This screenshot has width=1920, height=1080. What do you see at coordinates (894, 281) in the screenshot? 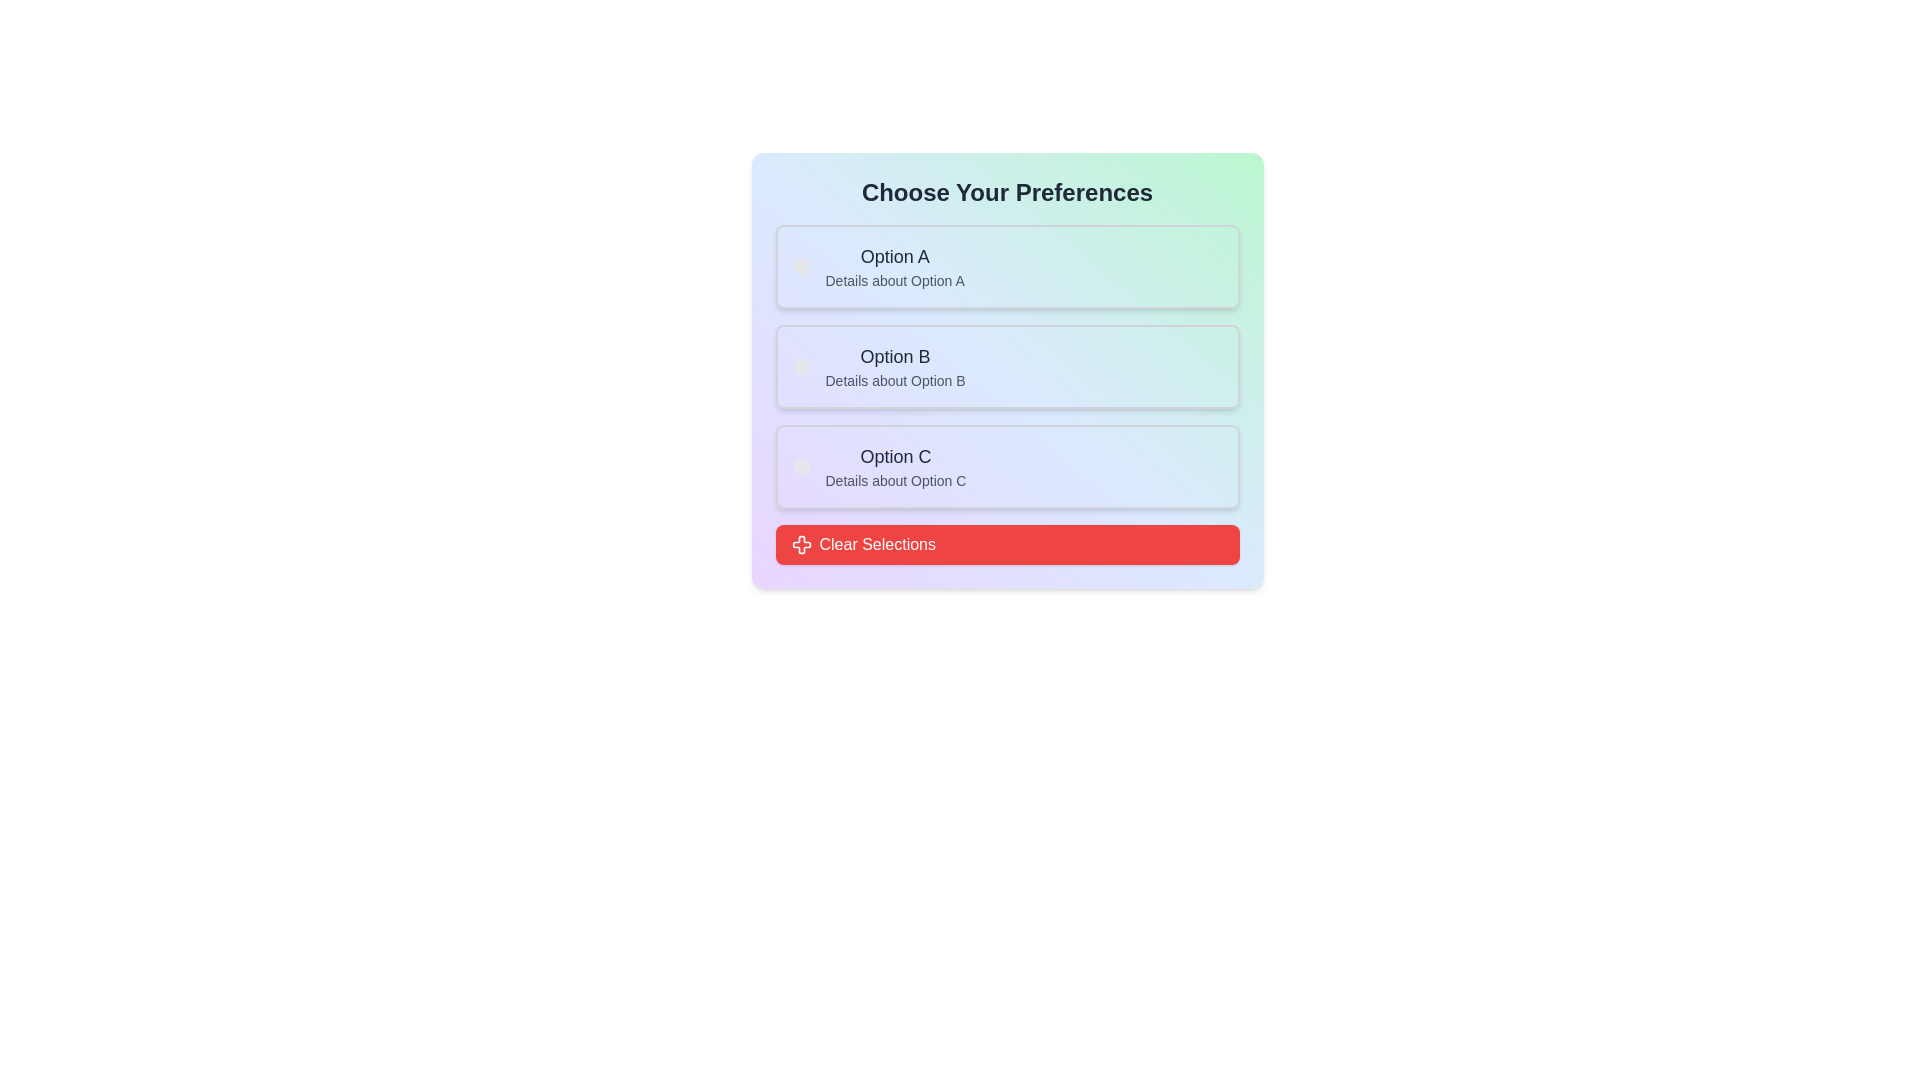
I see `static informational text that reads 'Details about Option A', which is located beneath the larger text 'Option A'` at bounding box center [894, 281].